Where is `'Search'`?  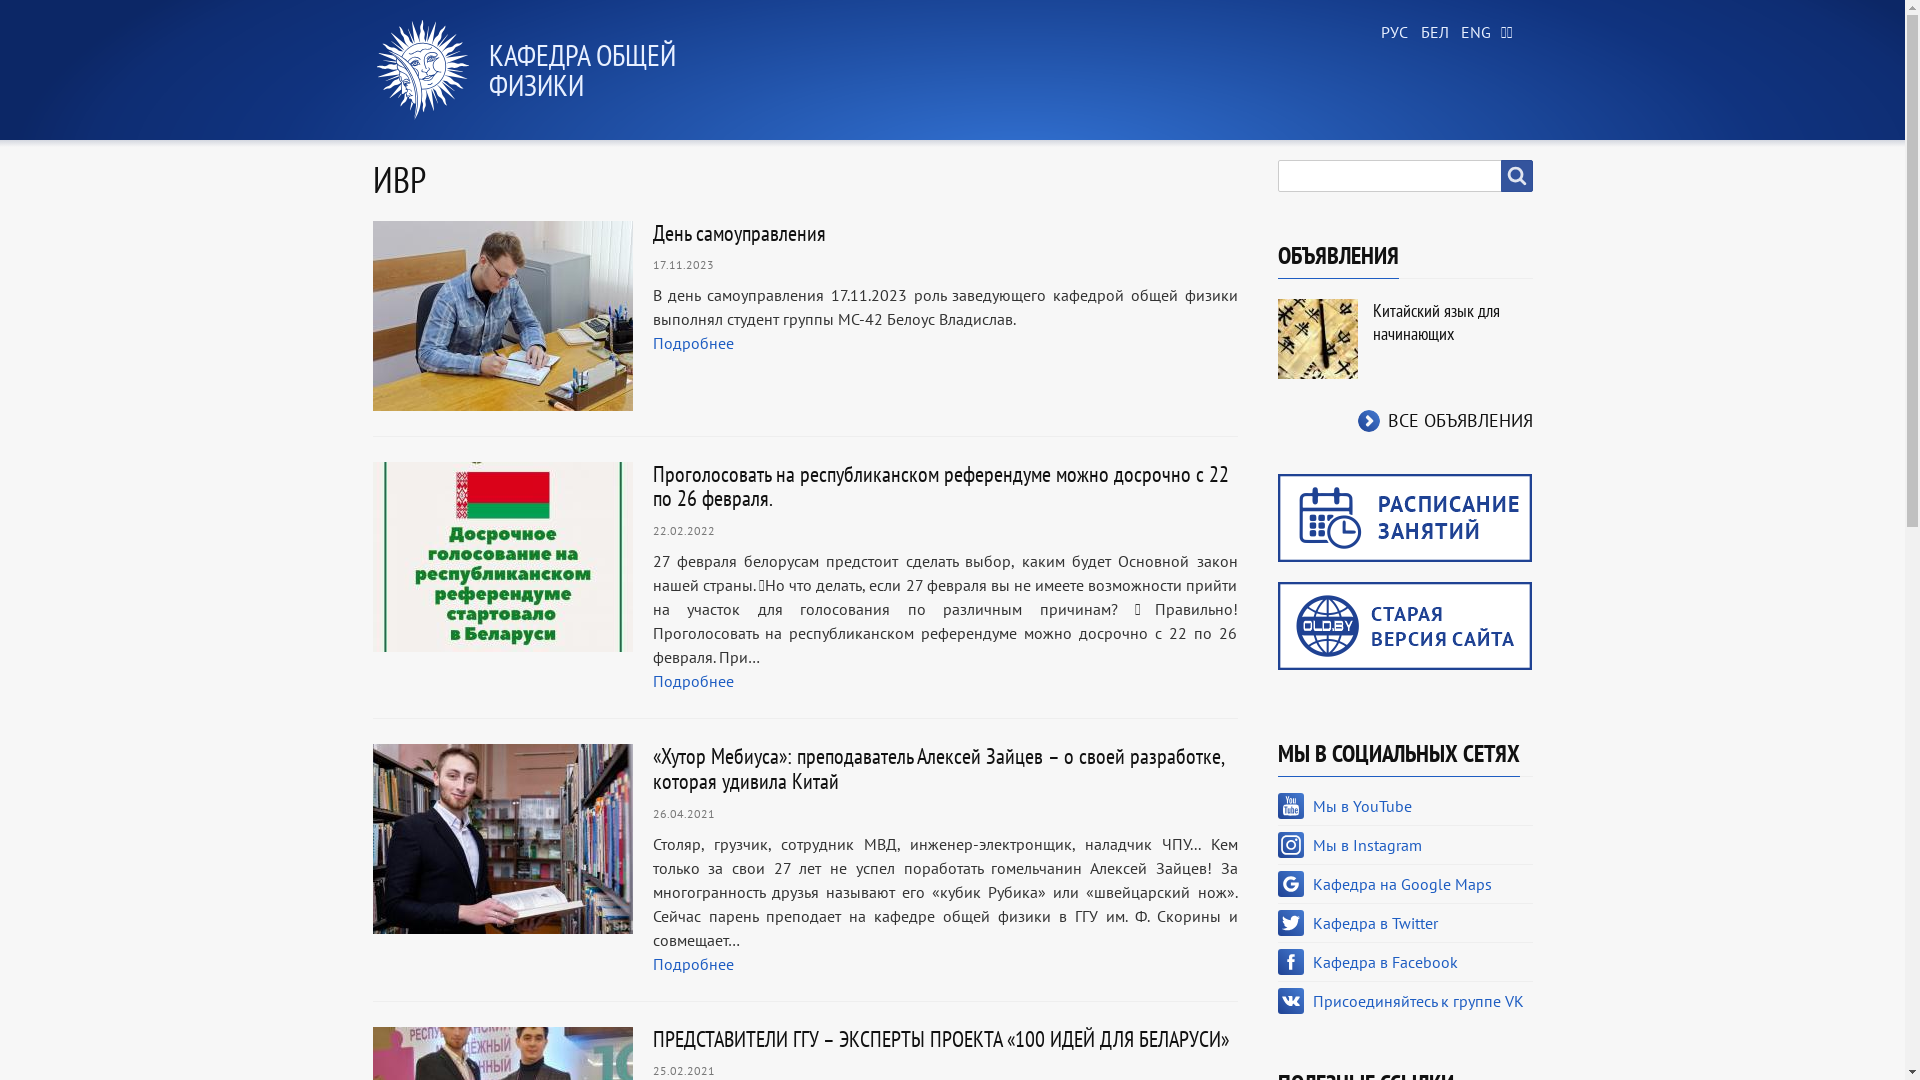 'Search' is located at coordinates (1516, 175).